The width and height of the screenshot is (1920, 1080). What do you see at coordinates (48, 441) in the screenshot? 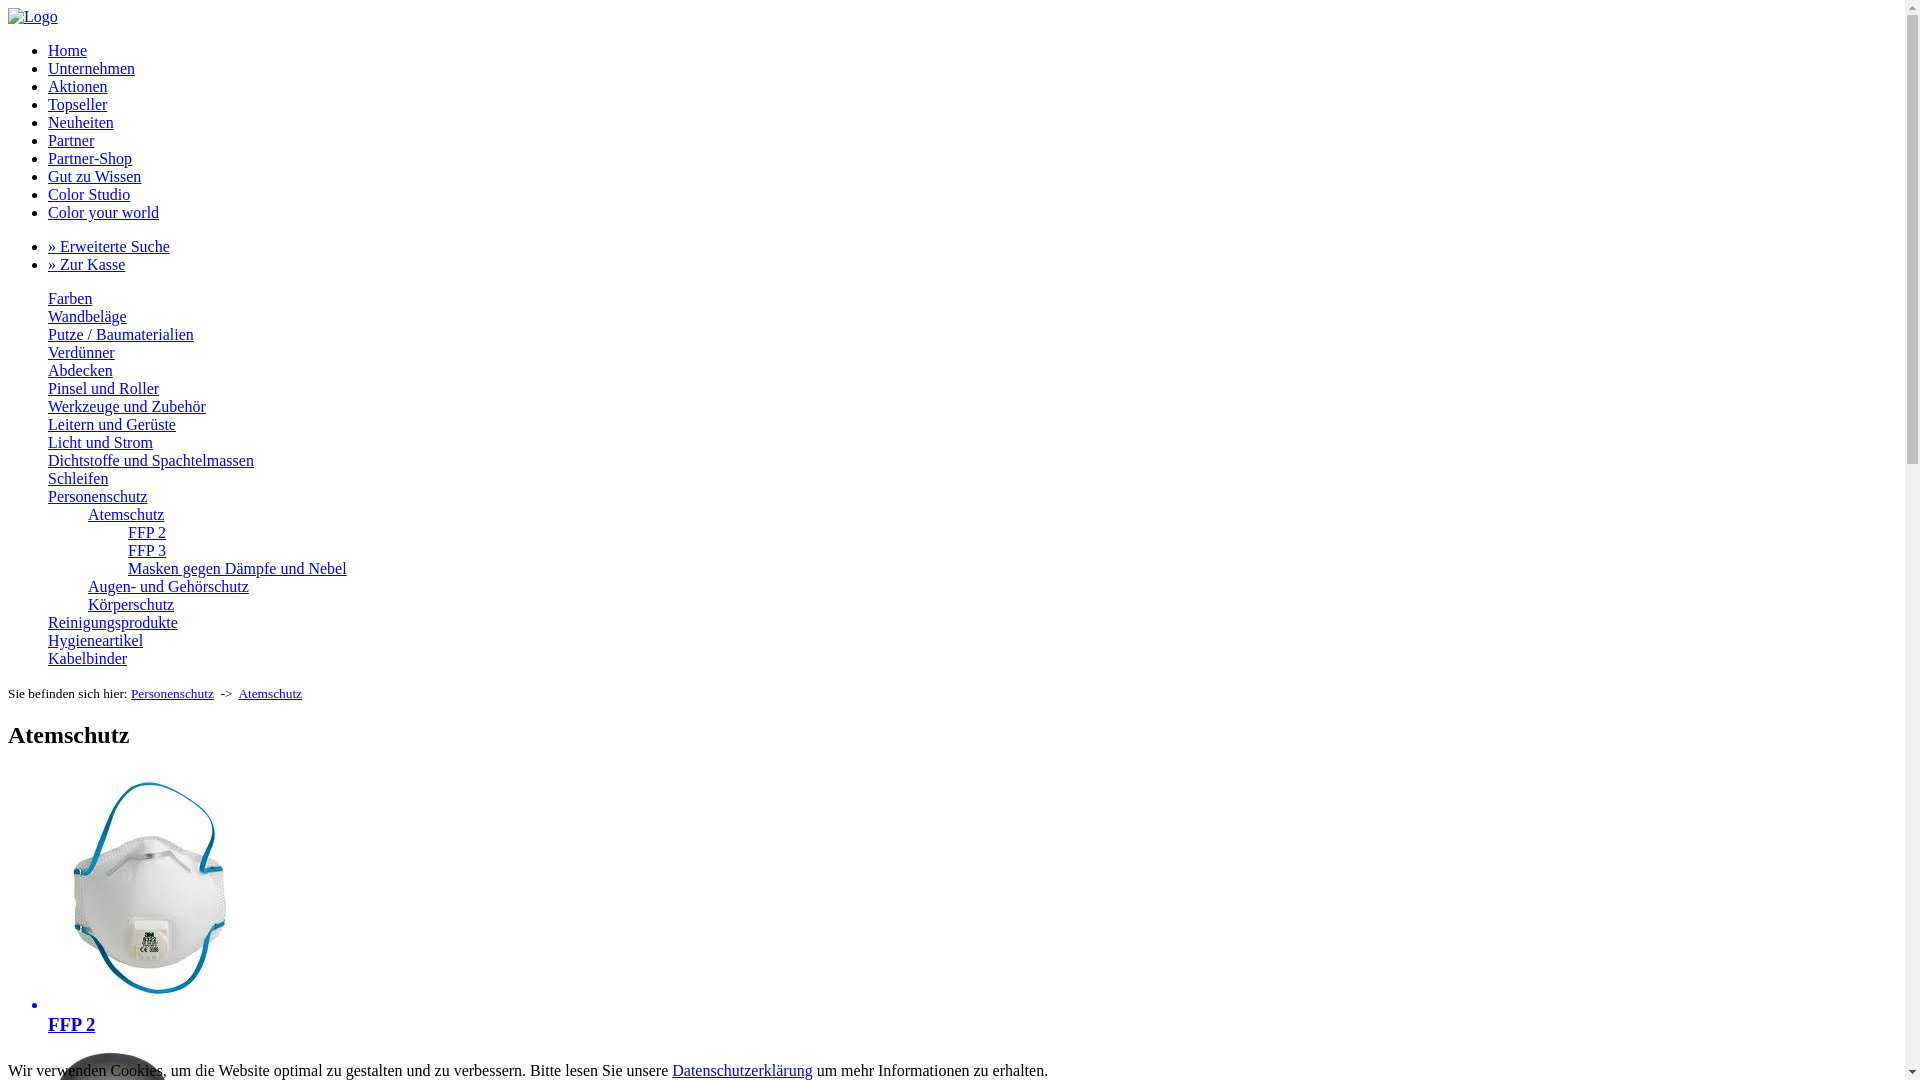
I see `'Licht und Strom'` at bounding box center [48, 441].